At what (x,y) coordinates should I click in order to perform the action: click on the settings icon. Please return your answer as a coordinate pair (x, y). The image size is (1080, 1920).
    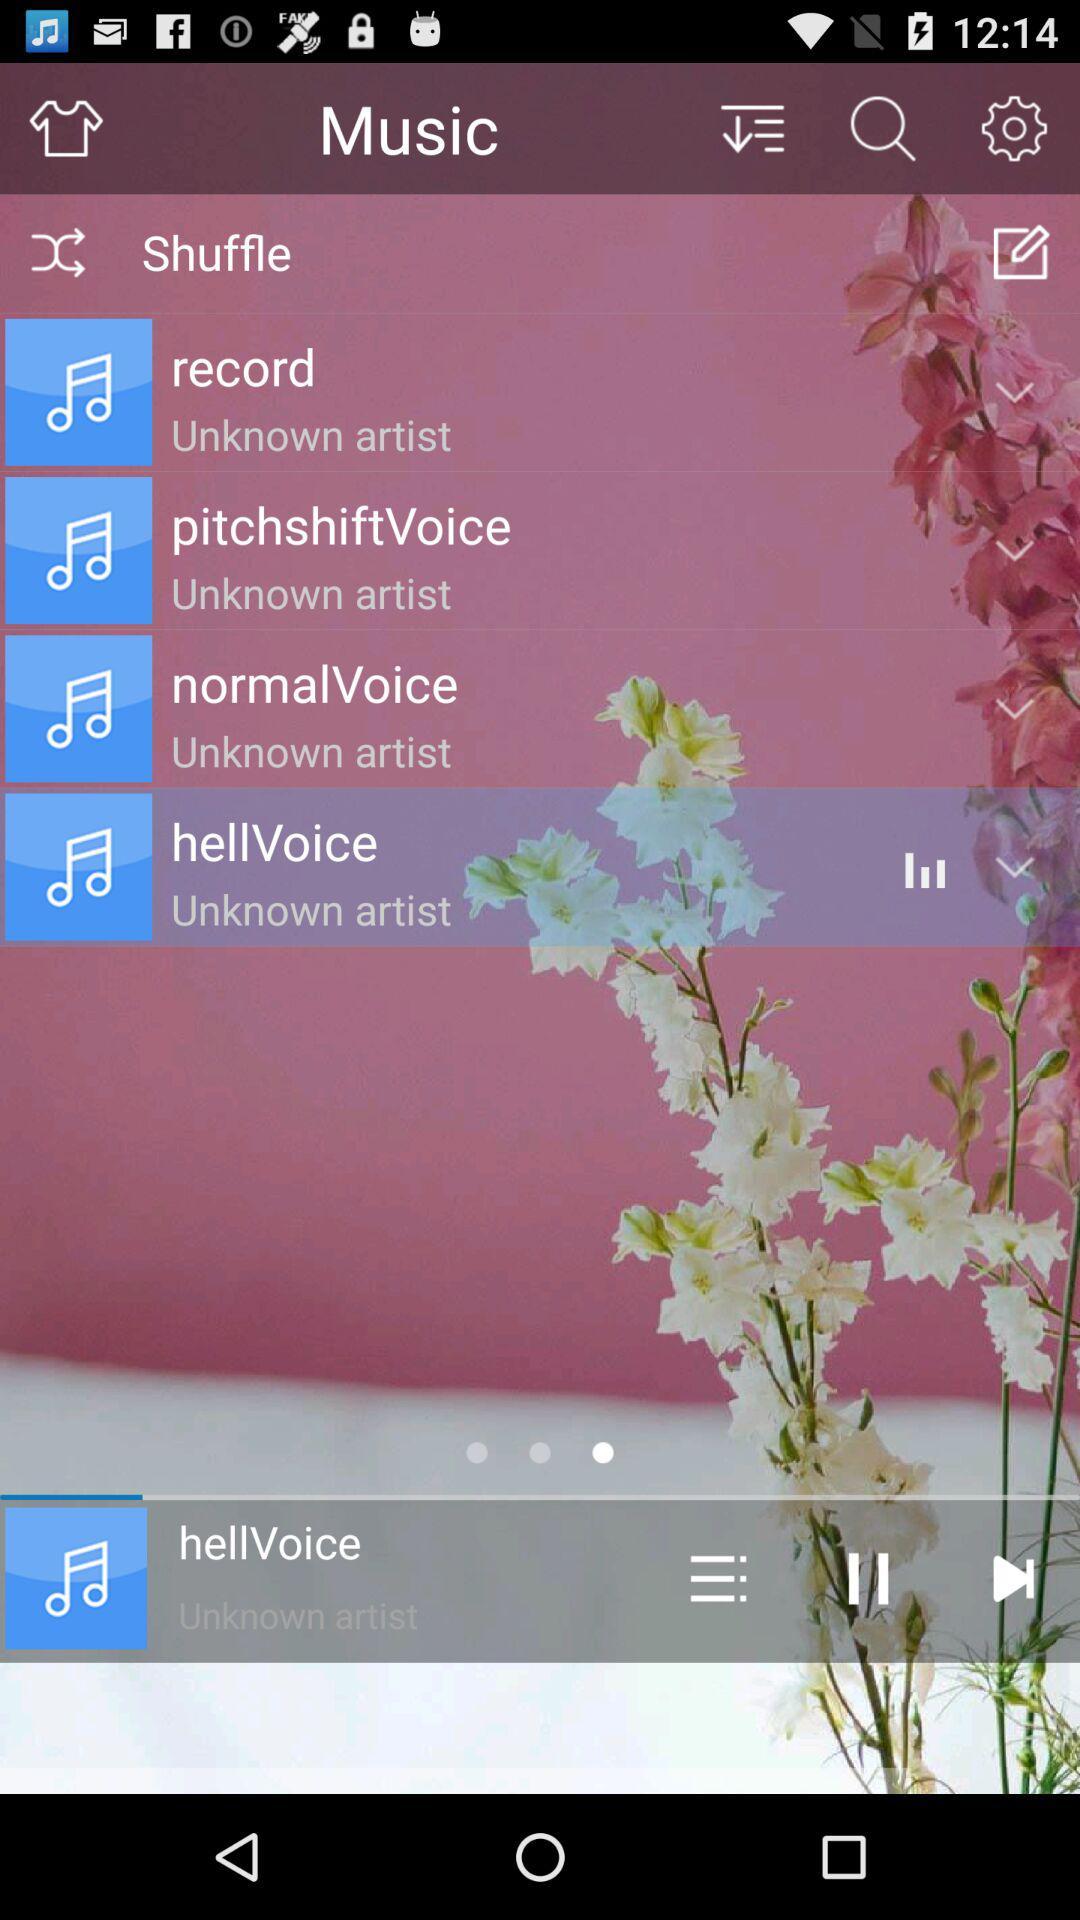
    Looking at the image, I should click on (1014, 136).